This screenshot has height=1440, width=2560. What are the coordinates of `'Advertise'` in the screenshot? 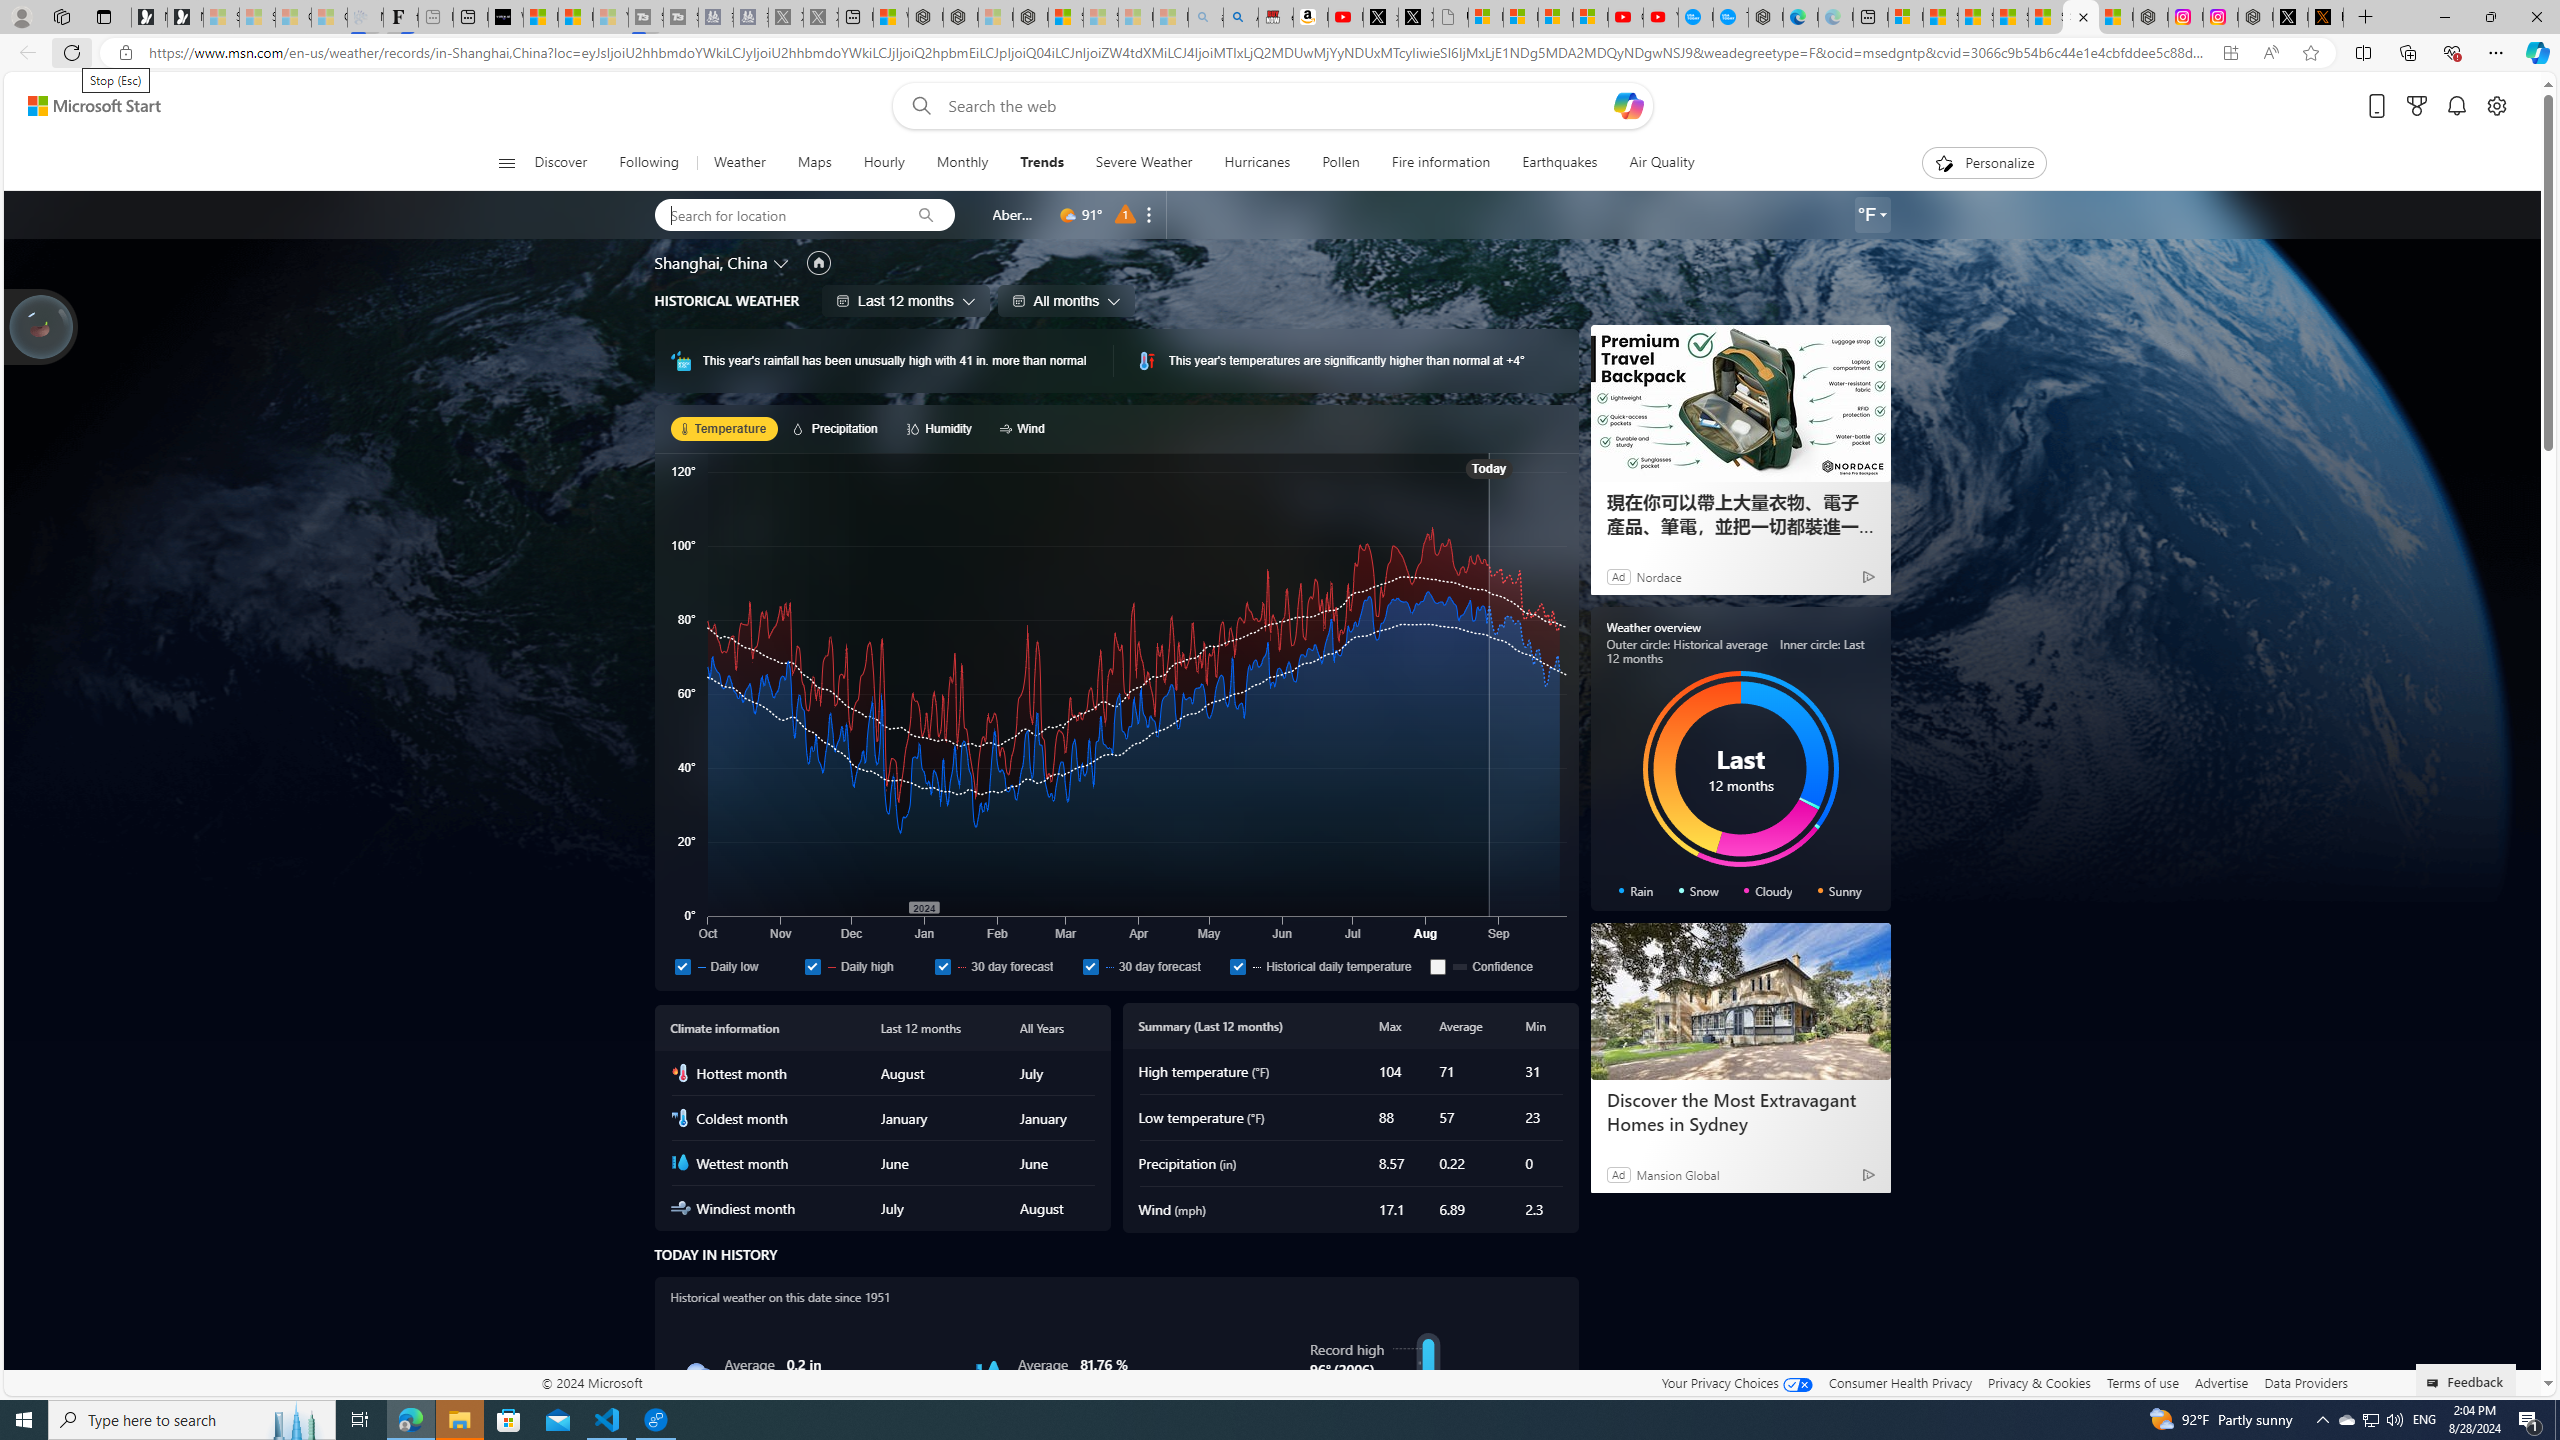 It's located at (2221, 1382).